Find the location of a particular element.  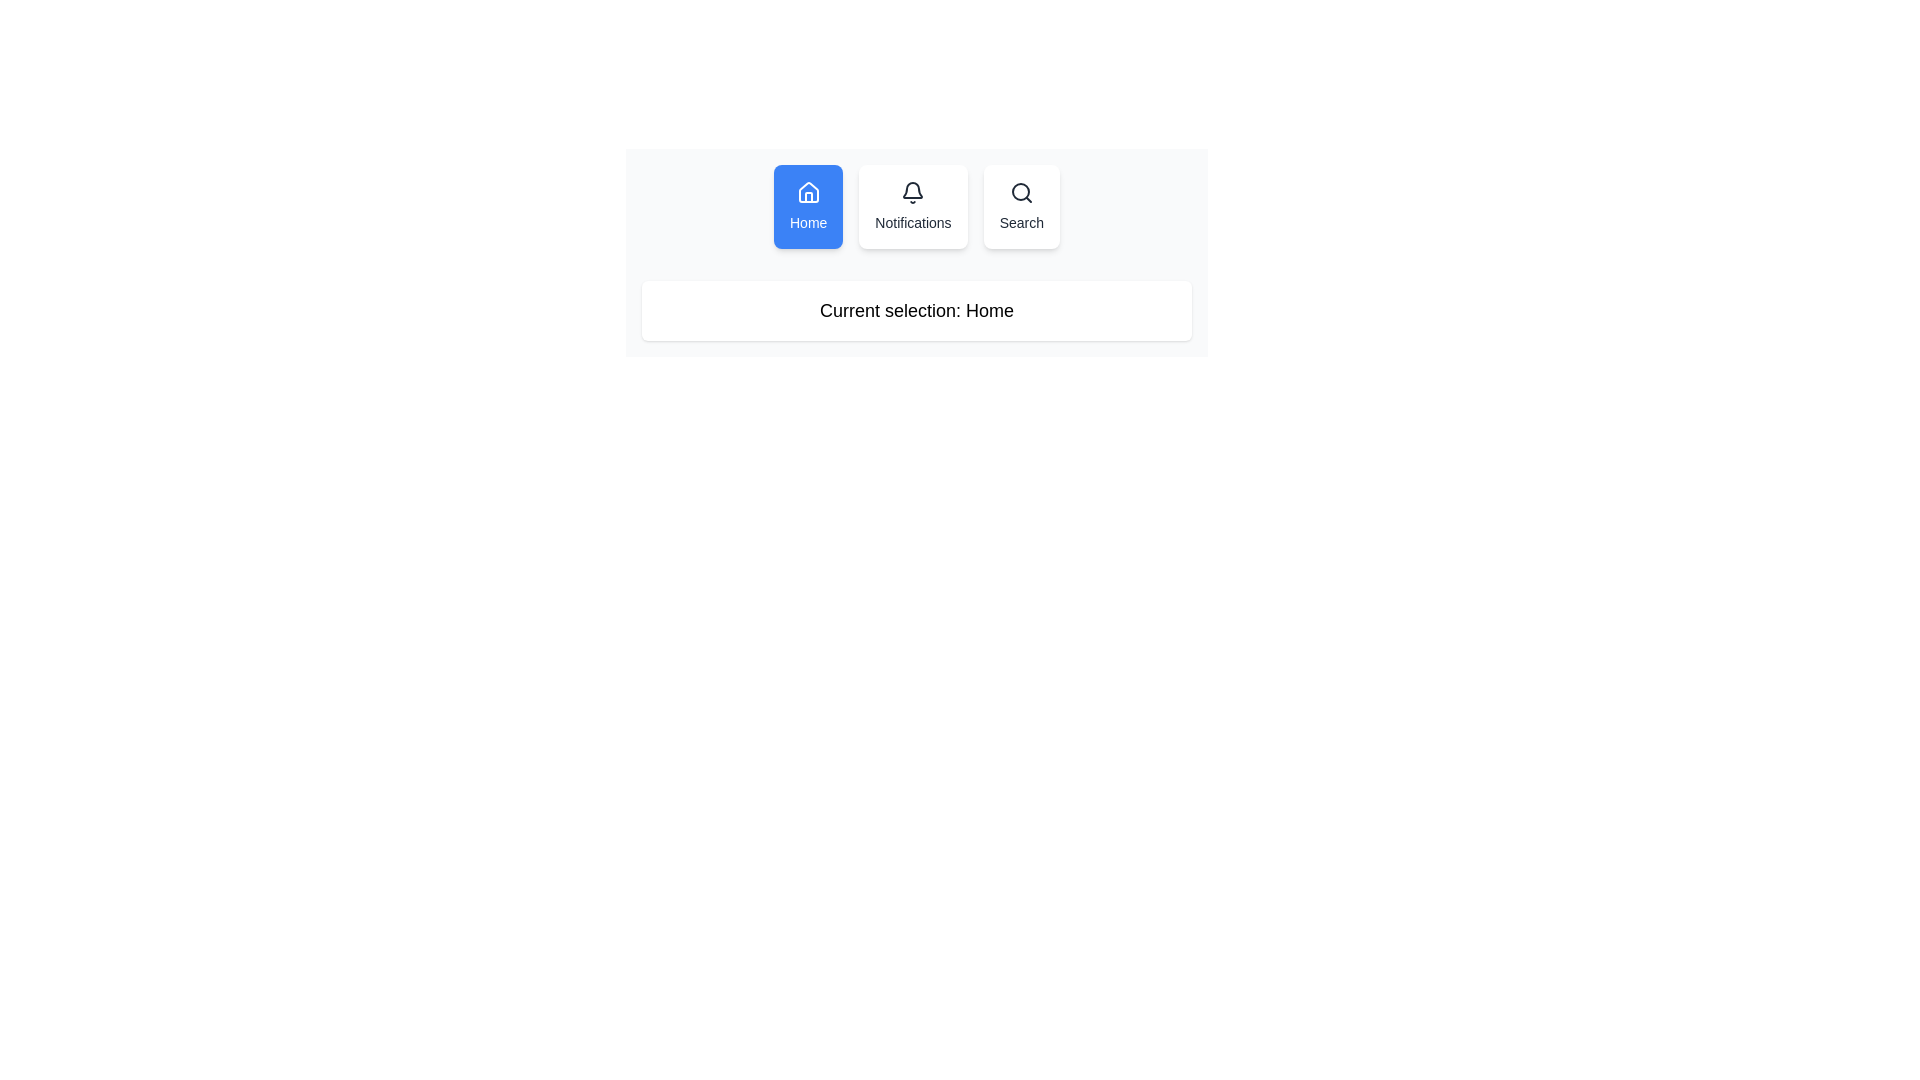

the 'Home' button, which is a rectangular button with a blue background and a white outlined house icon above the text 'Home' is located at coordinates (808, 207).